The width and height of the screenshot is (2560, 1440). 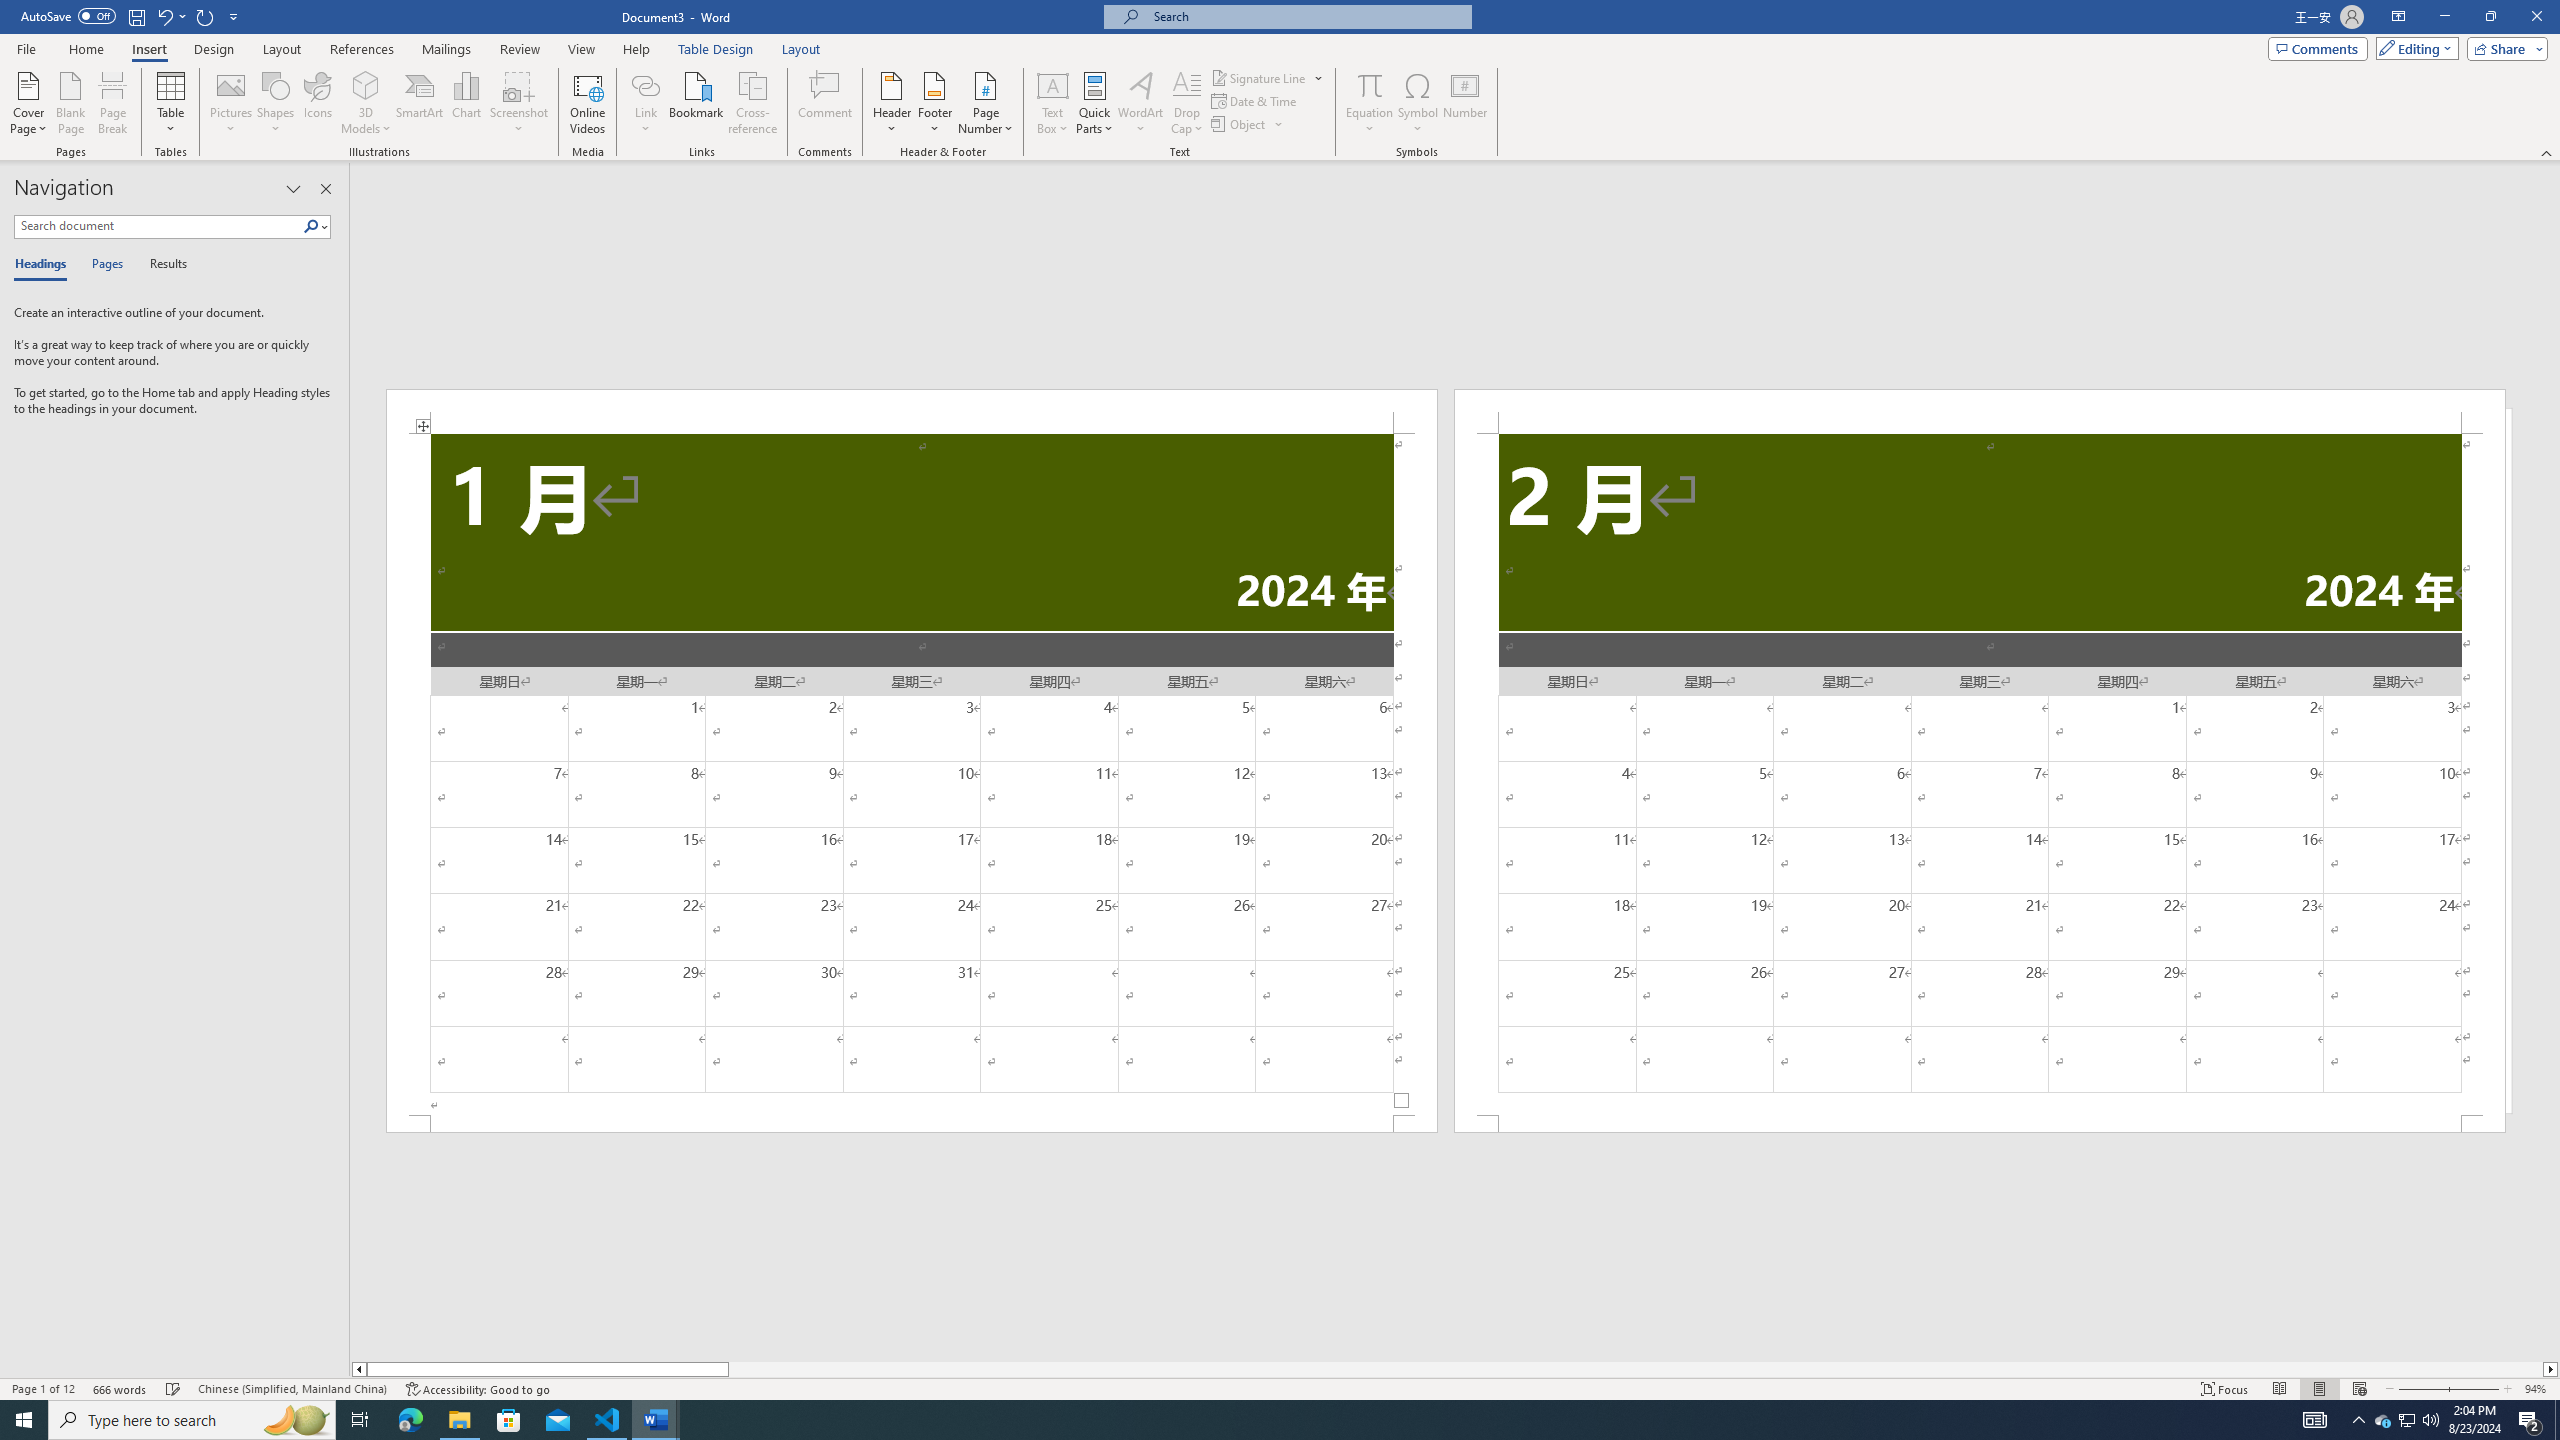 I want to click on 'References', so click(x=362, y=49).